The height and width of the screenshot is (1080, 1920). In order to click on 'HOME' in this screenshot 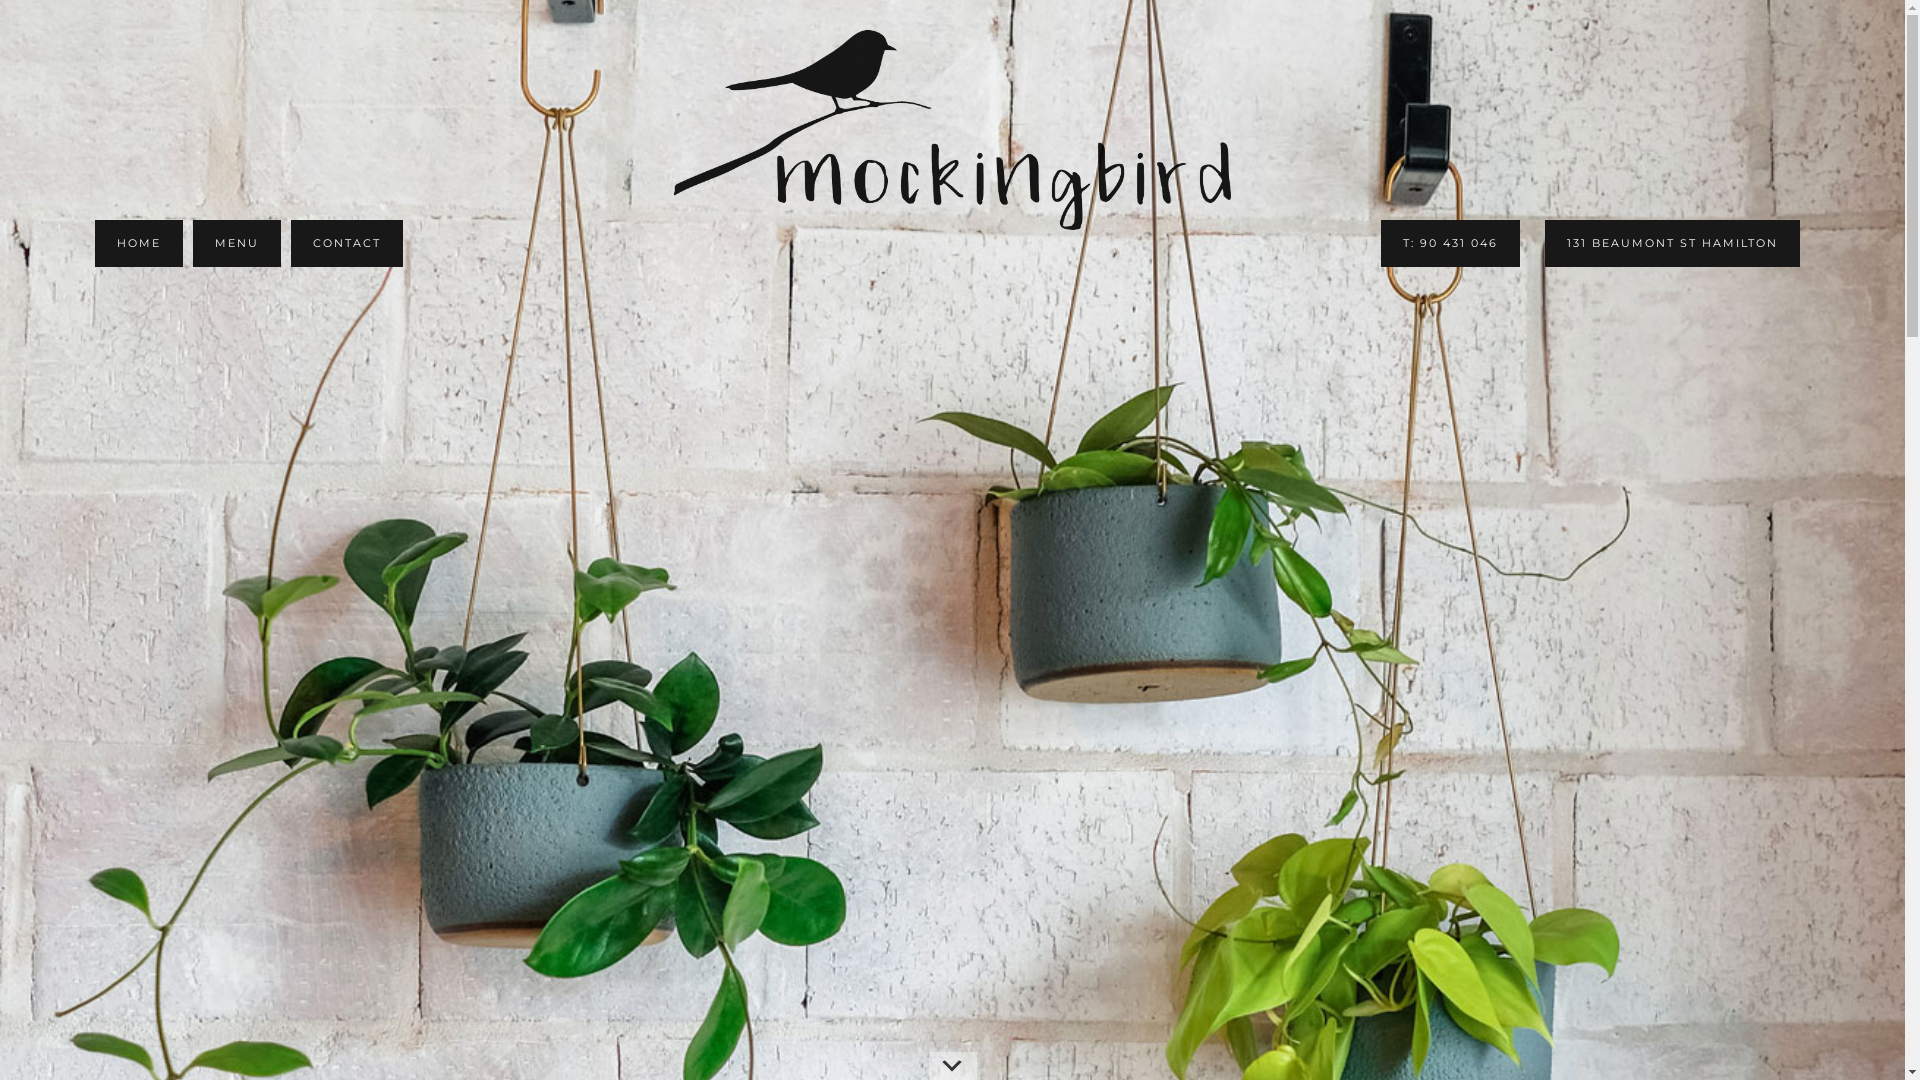, I will do `click(94, 242)`.